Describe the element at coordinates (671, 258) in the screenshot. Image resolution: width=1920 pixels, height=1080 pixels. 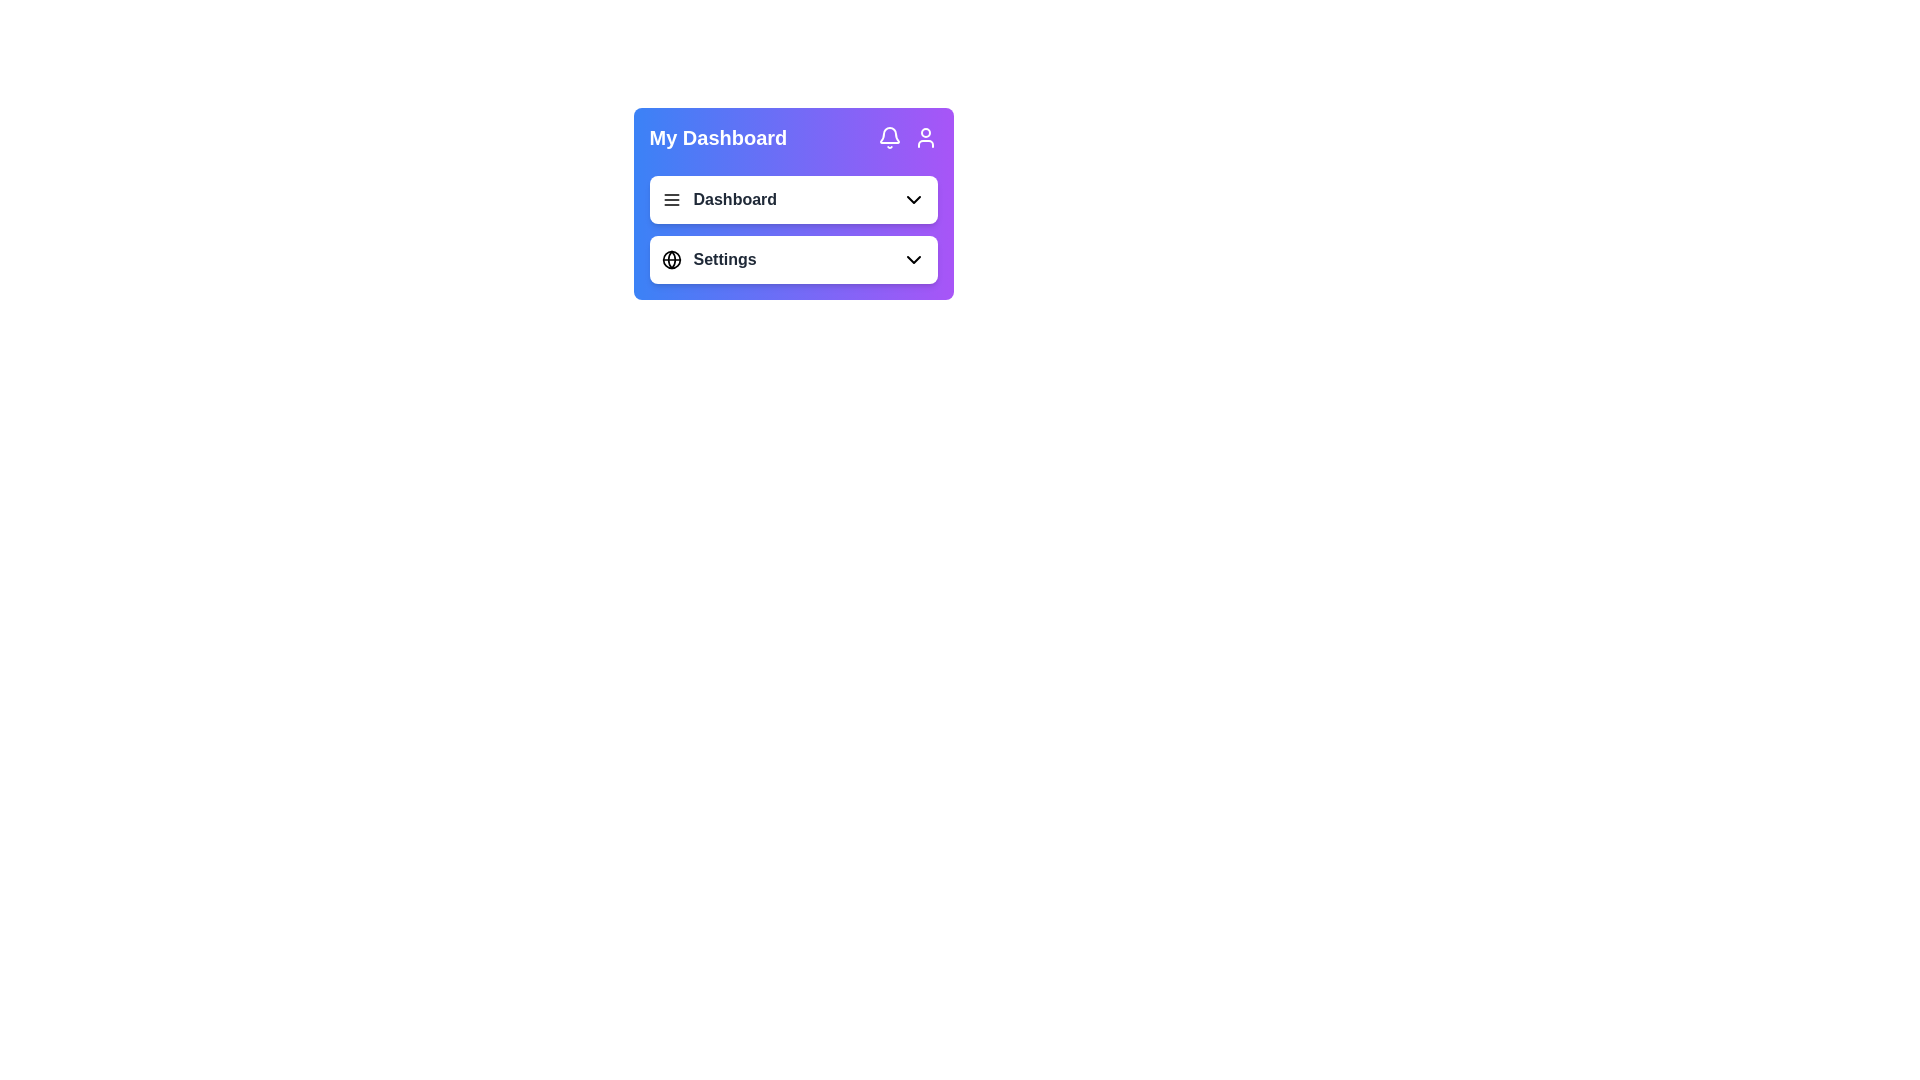
I see `the circular graphical icon with a black stroke, located in the top right corner of the purple header bar` at that location.